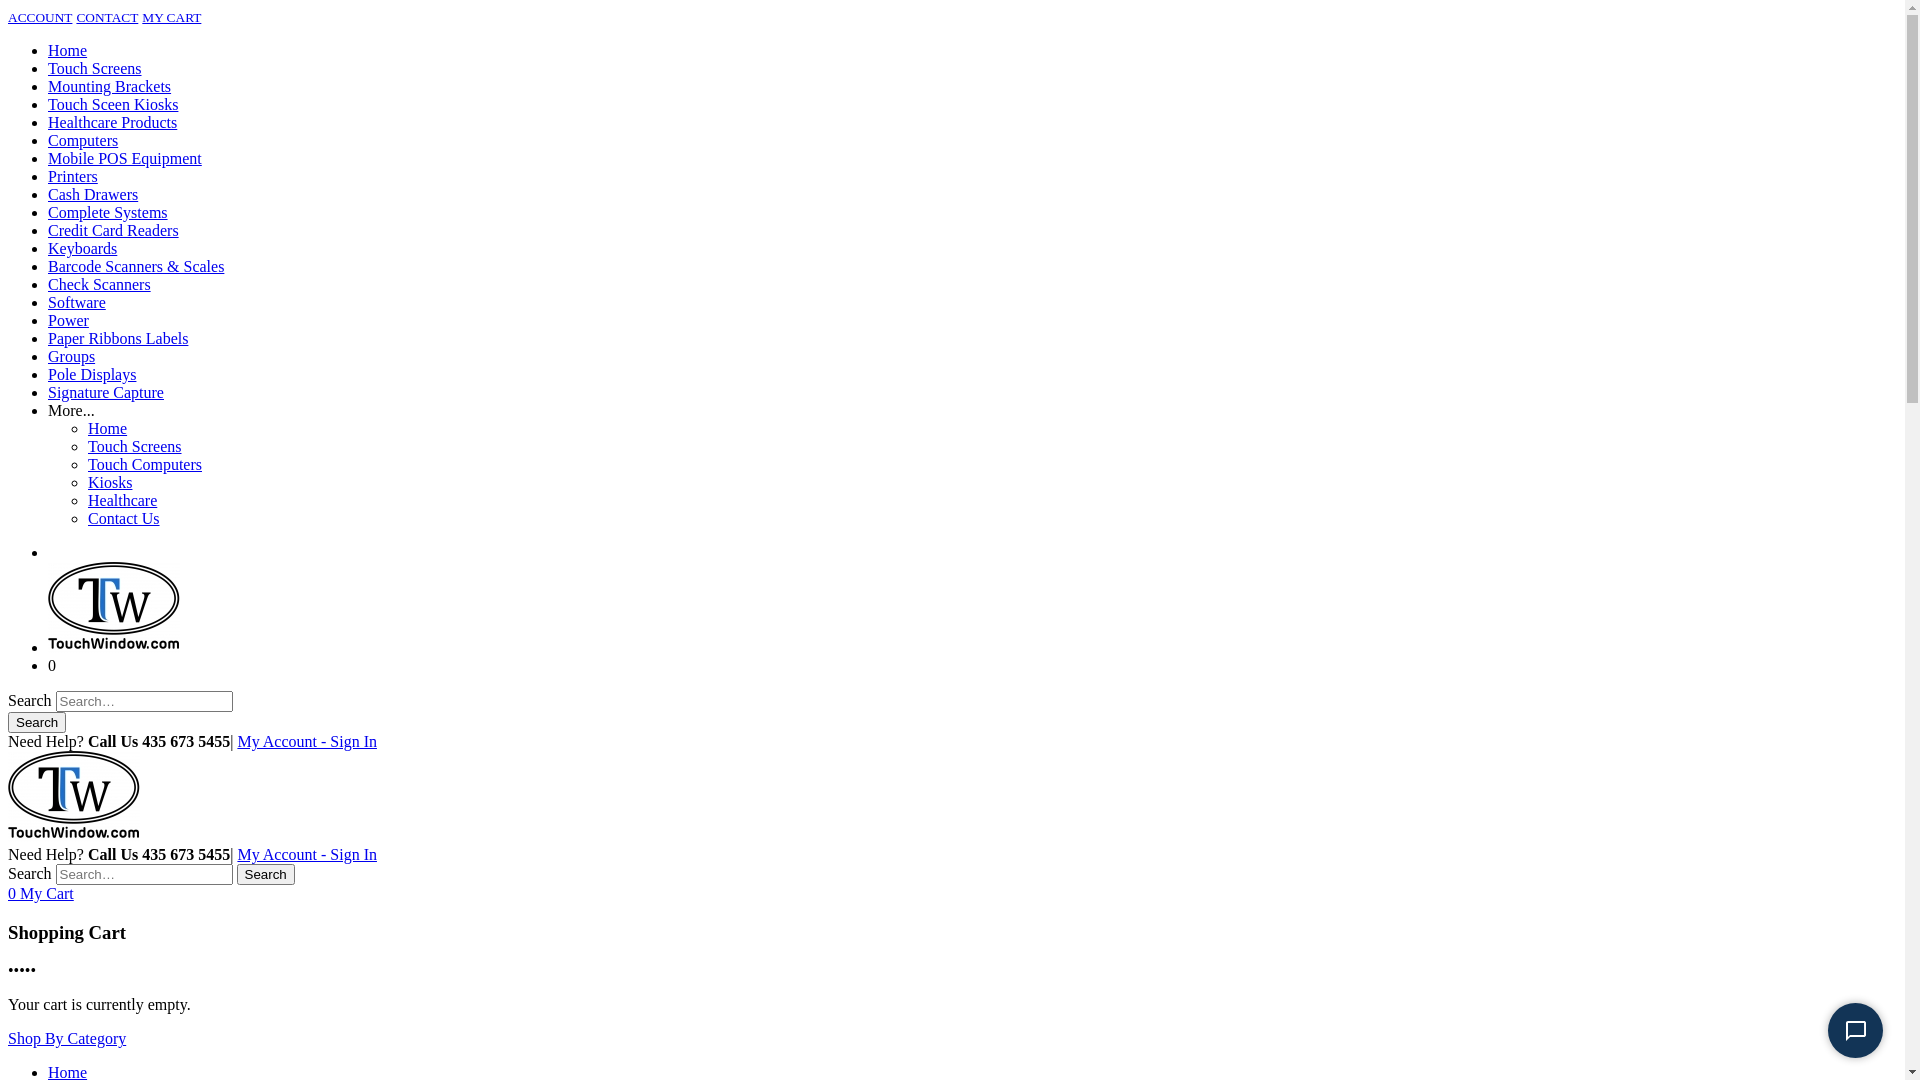 The width and height of the screenshot is (1920, 1080). I want to click on 'Signature Capture', so click(104, 392).